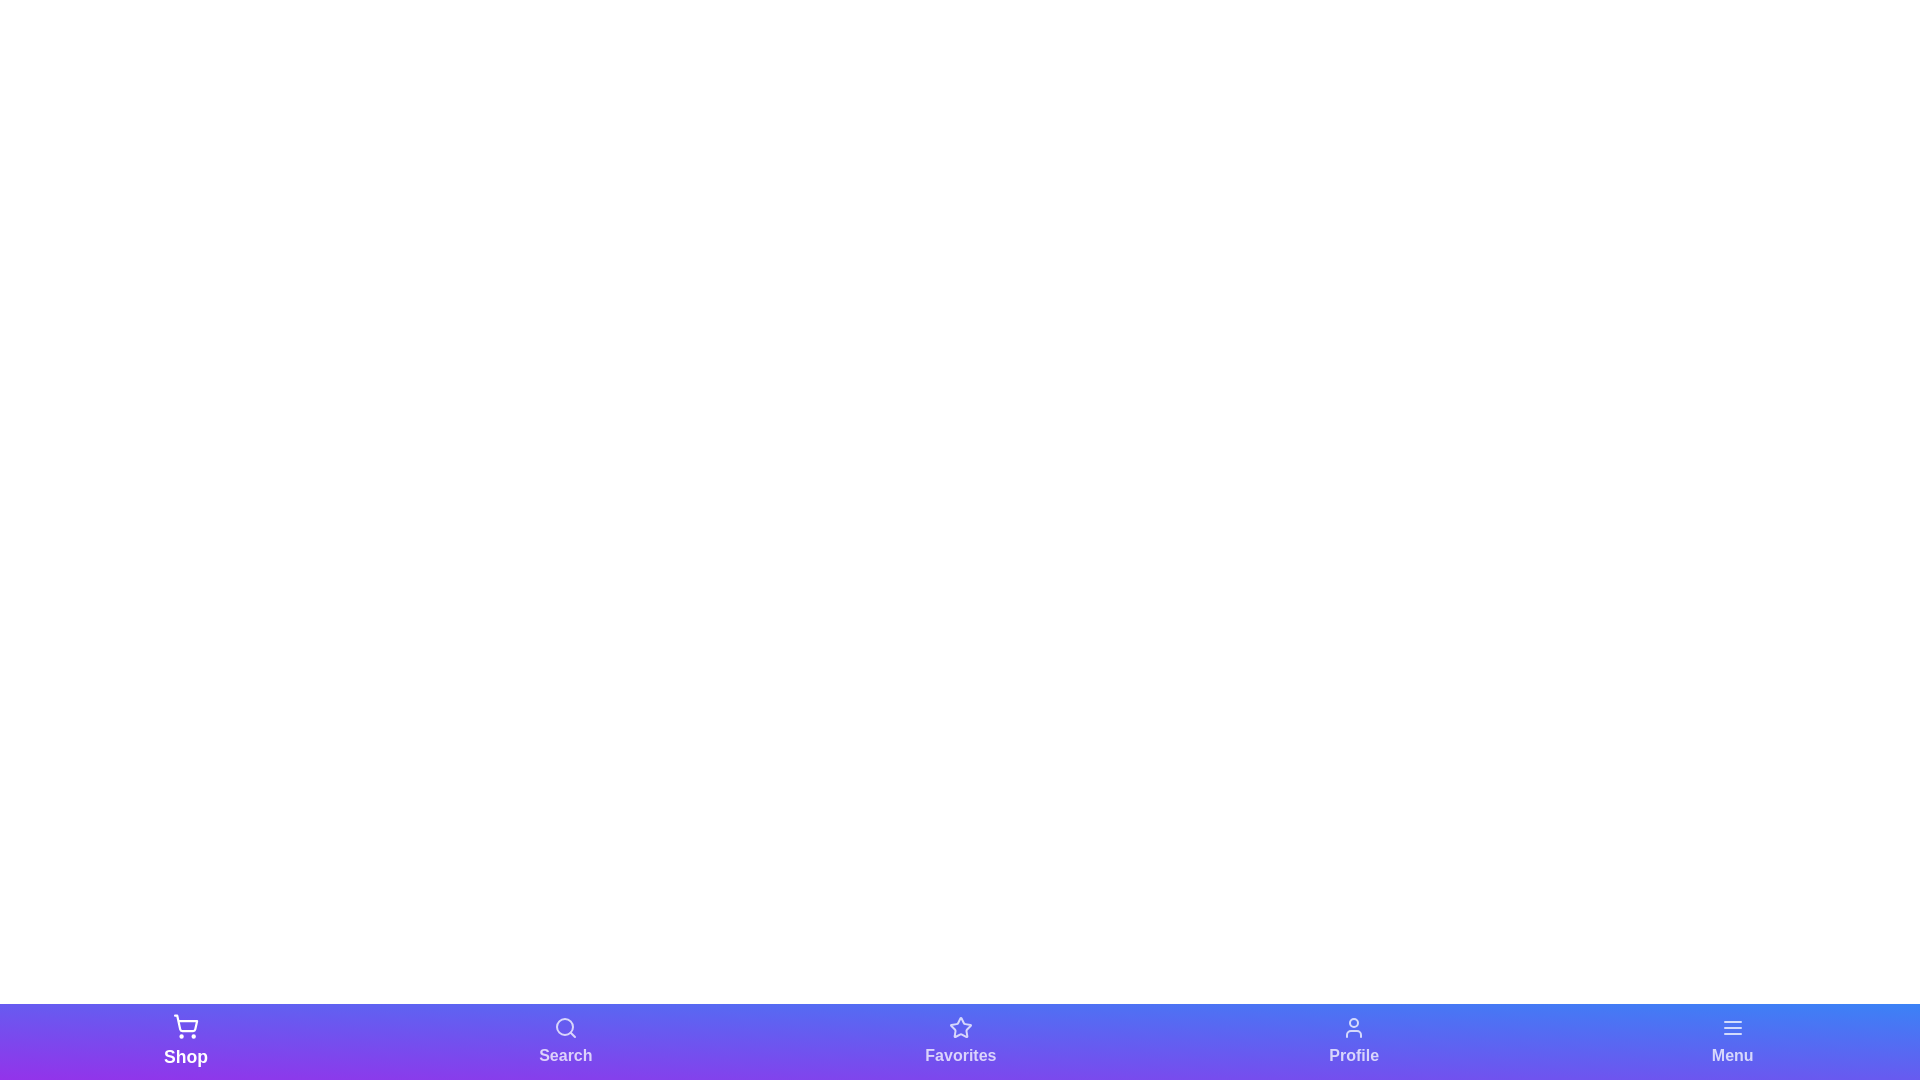  Describe the element at coordinates (564, 1040) in the screenshot. I see `the navigation bar element labeled Search` at that location.